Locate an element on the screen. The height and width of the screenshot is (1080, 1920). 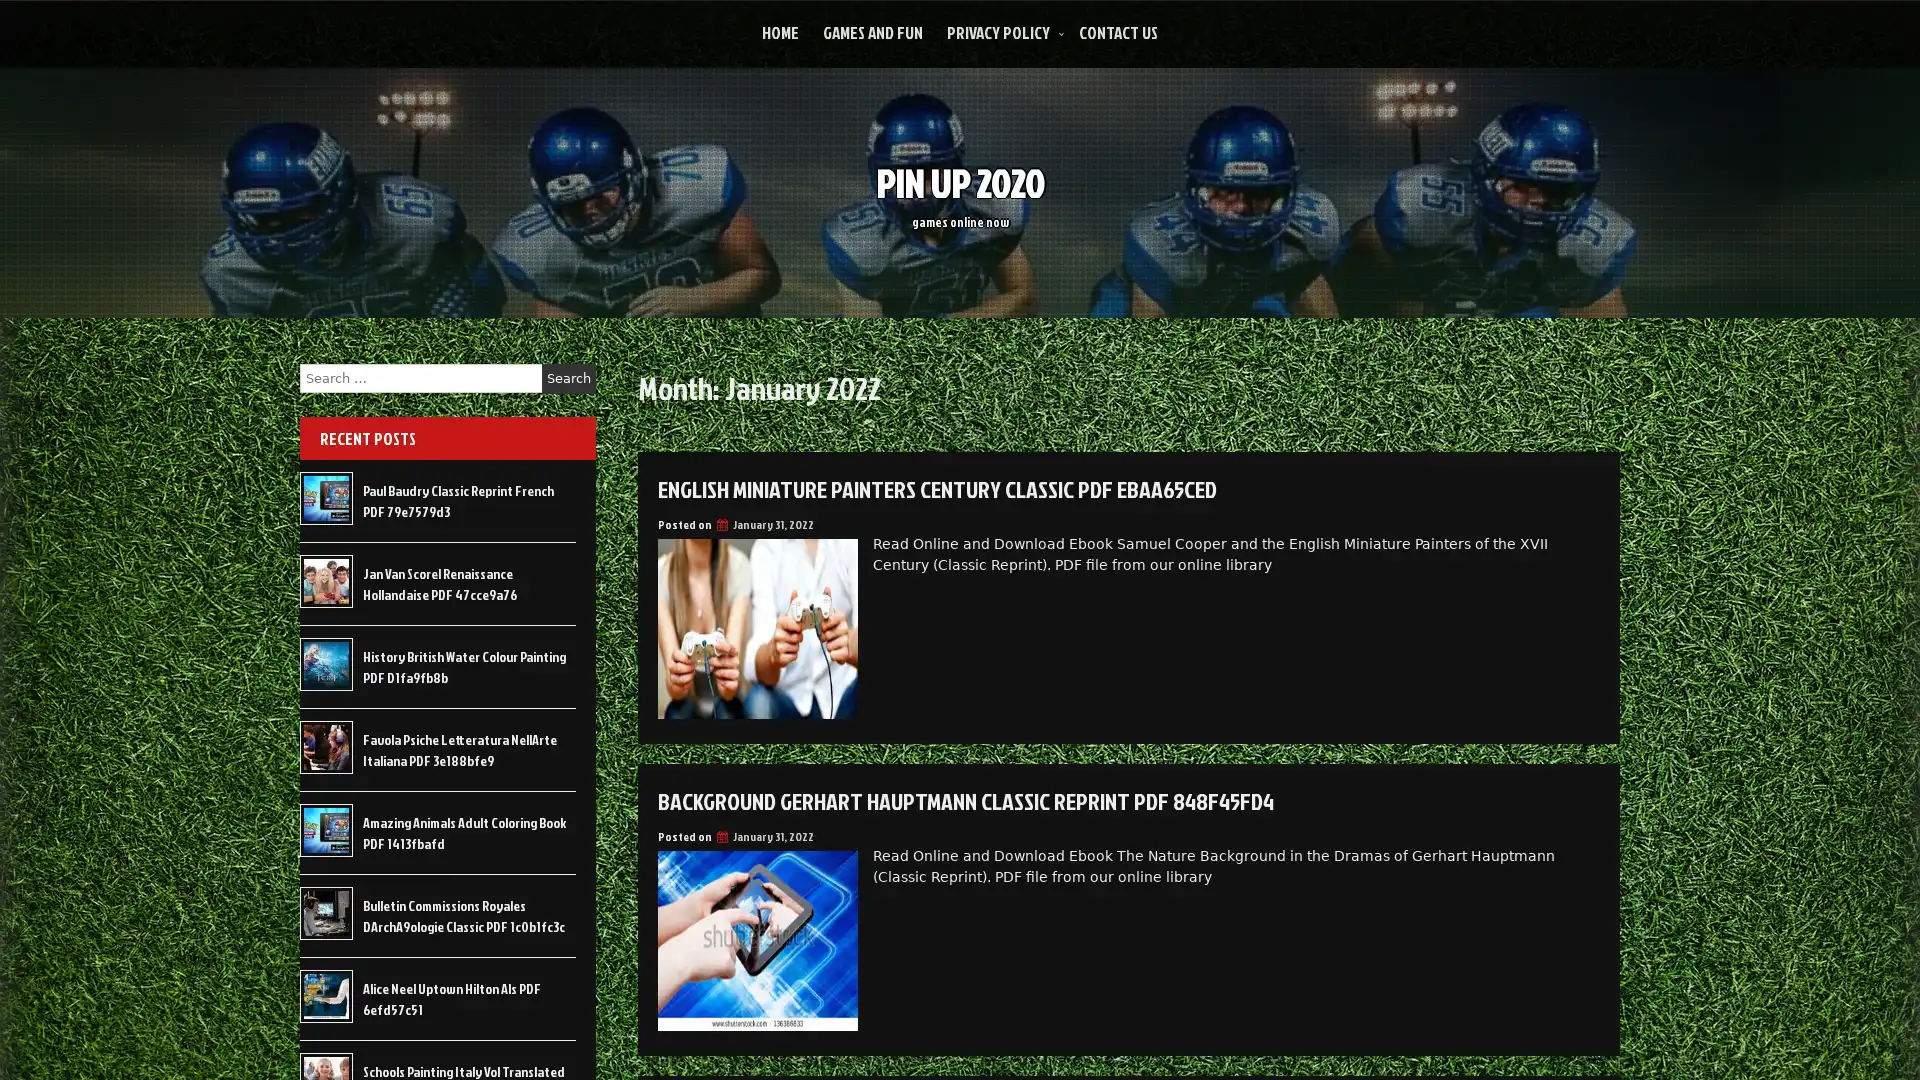
Search is located at coordinates (568, 378).